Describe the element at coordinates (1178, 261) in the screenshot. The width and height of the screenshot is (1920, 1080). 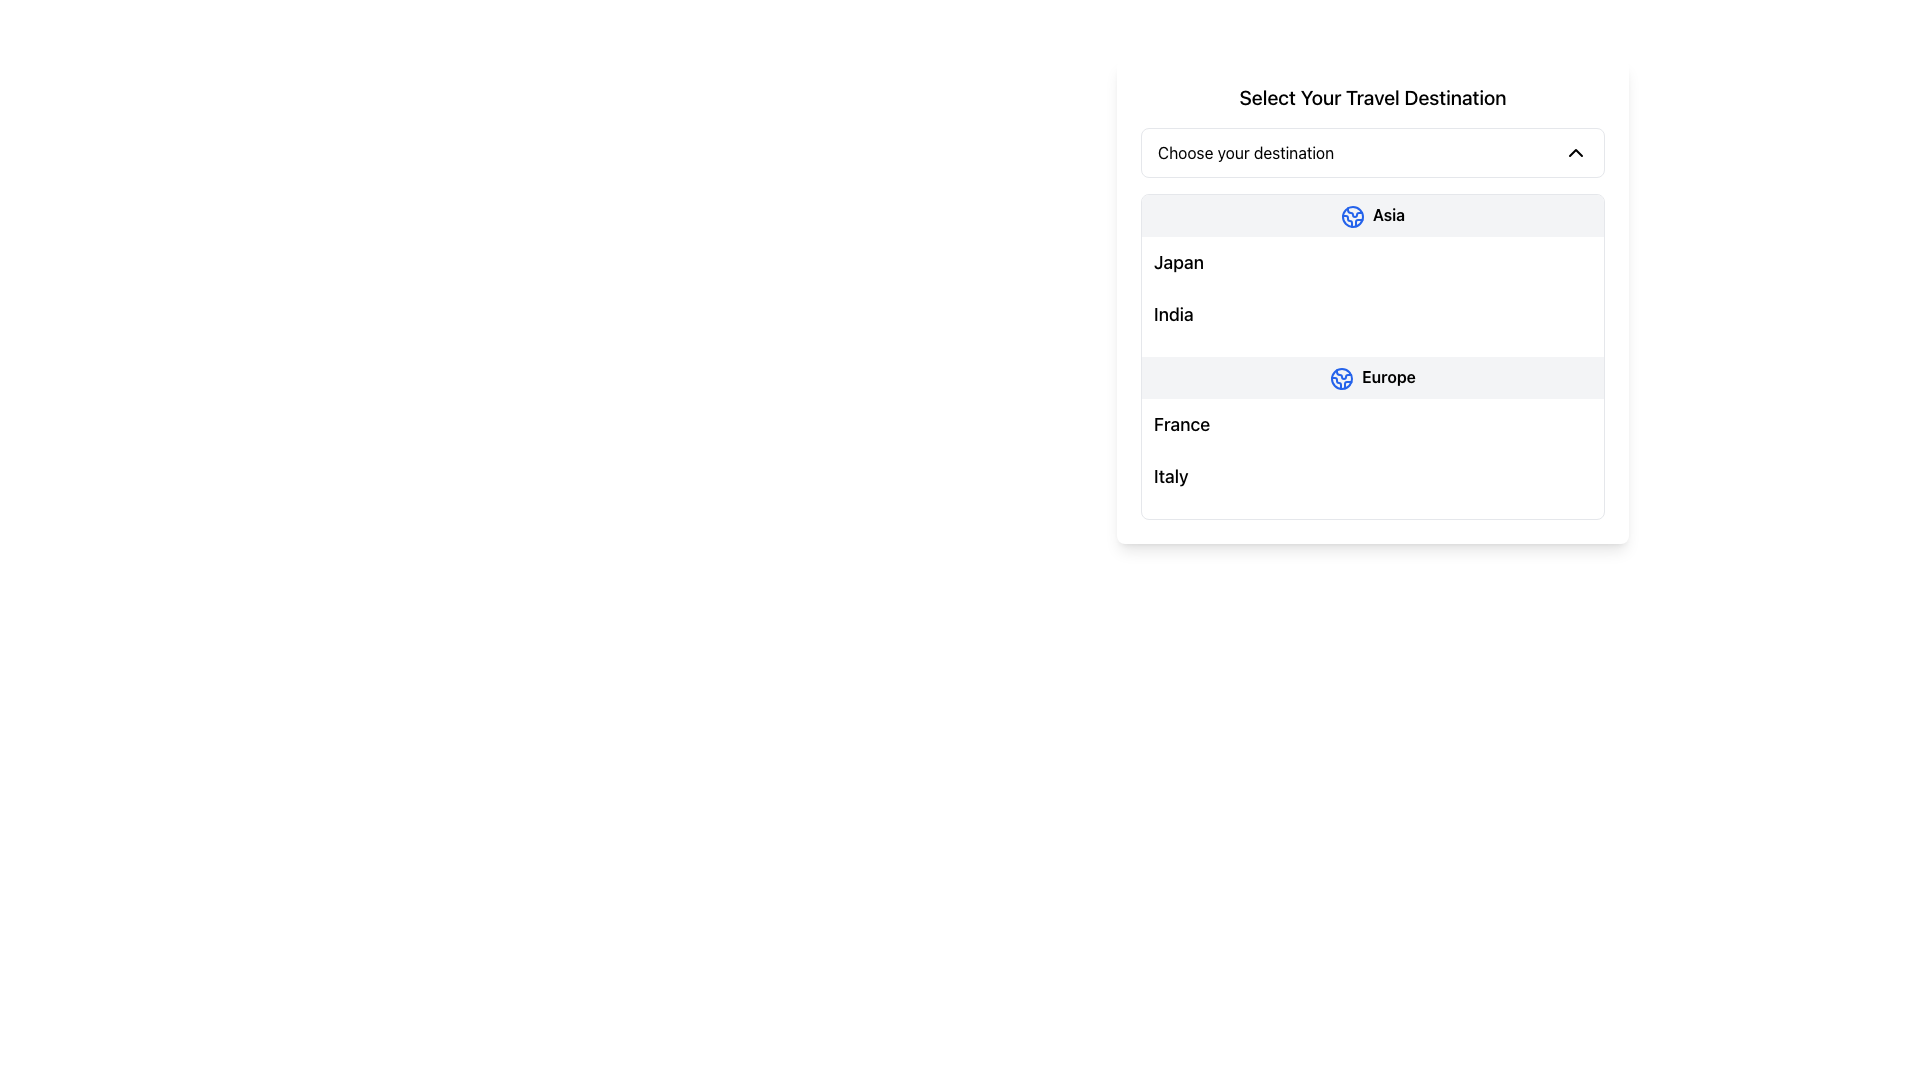
I see `'Japan' text label, which is the first visible item under the 'Asia' section in the 'Select Your Travel Destination' modal` at that location.